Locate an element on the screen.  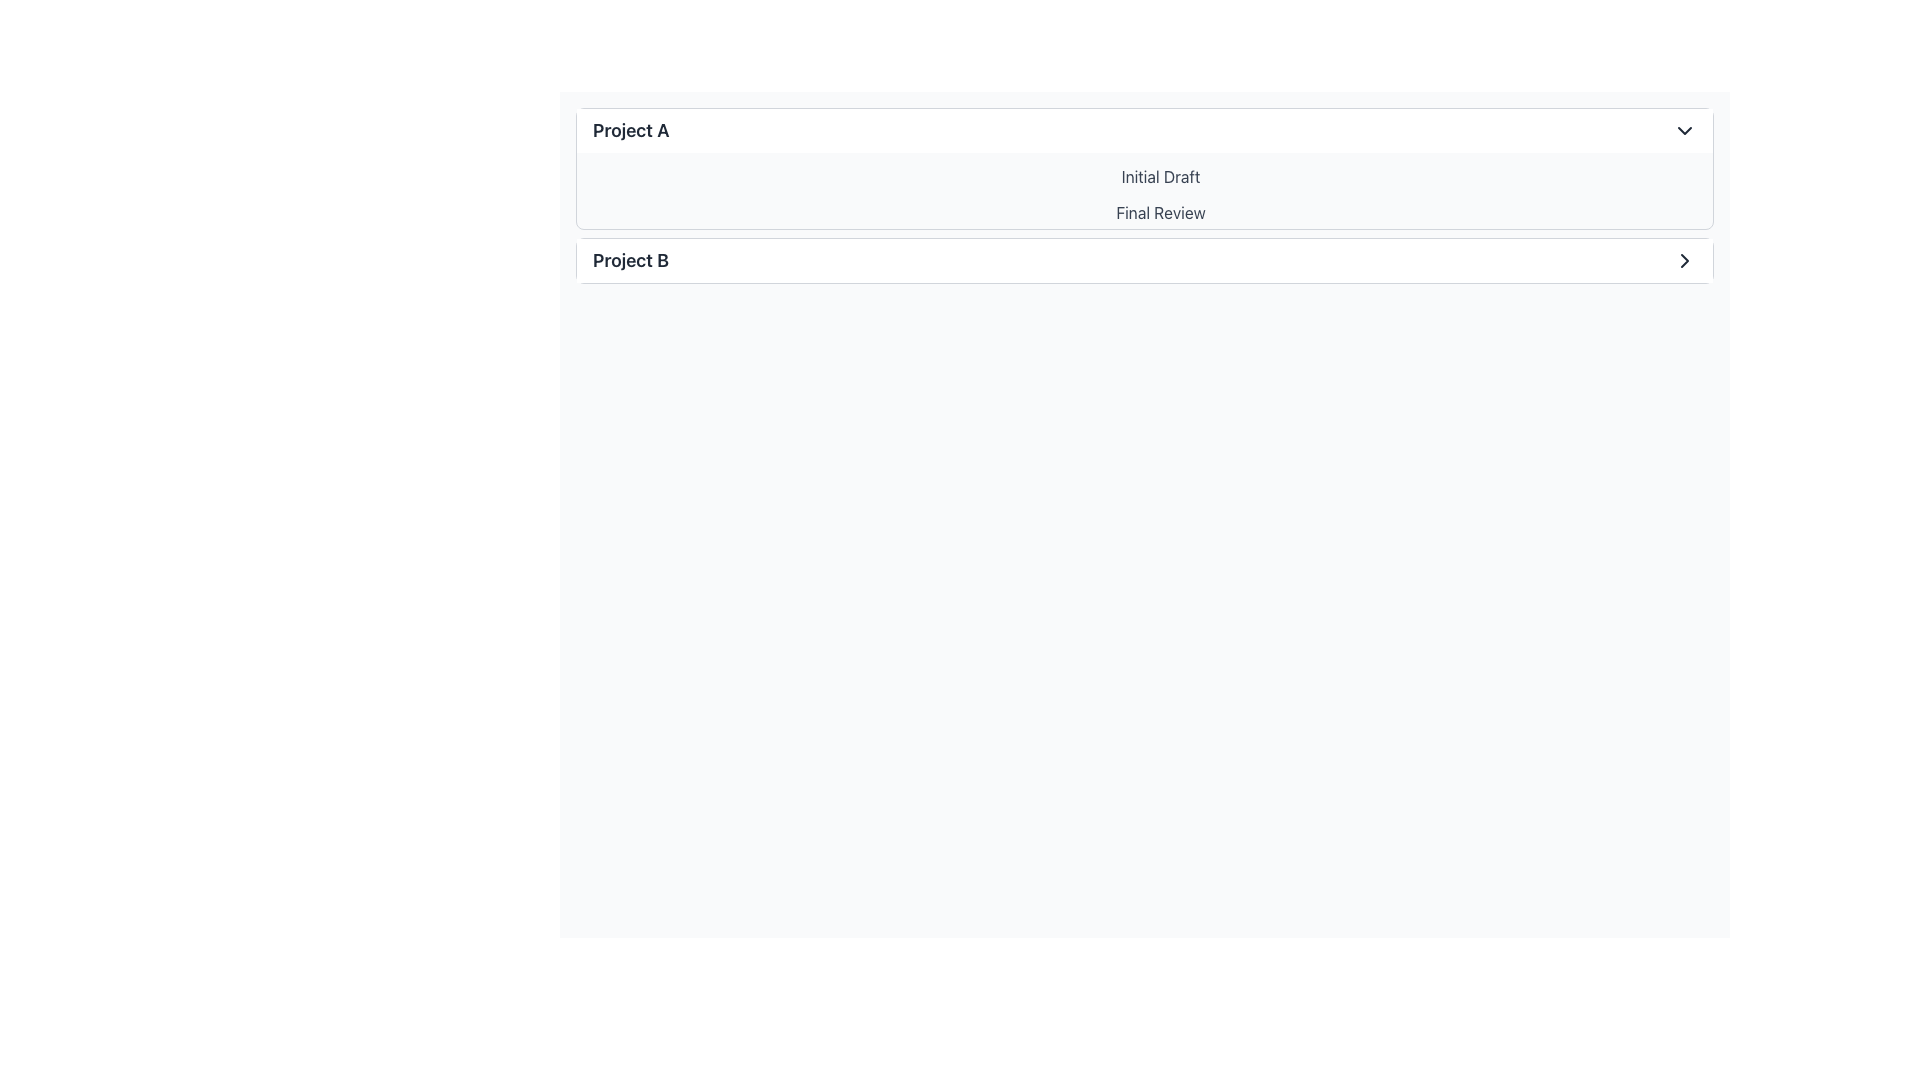
the Chevron toggle icon located to the right of the text 'Project A' is located at coordinates (1683, 131).